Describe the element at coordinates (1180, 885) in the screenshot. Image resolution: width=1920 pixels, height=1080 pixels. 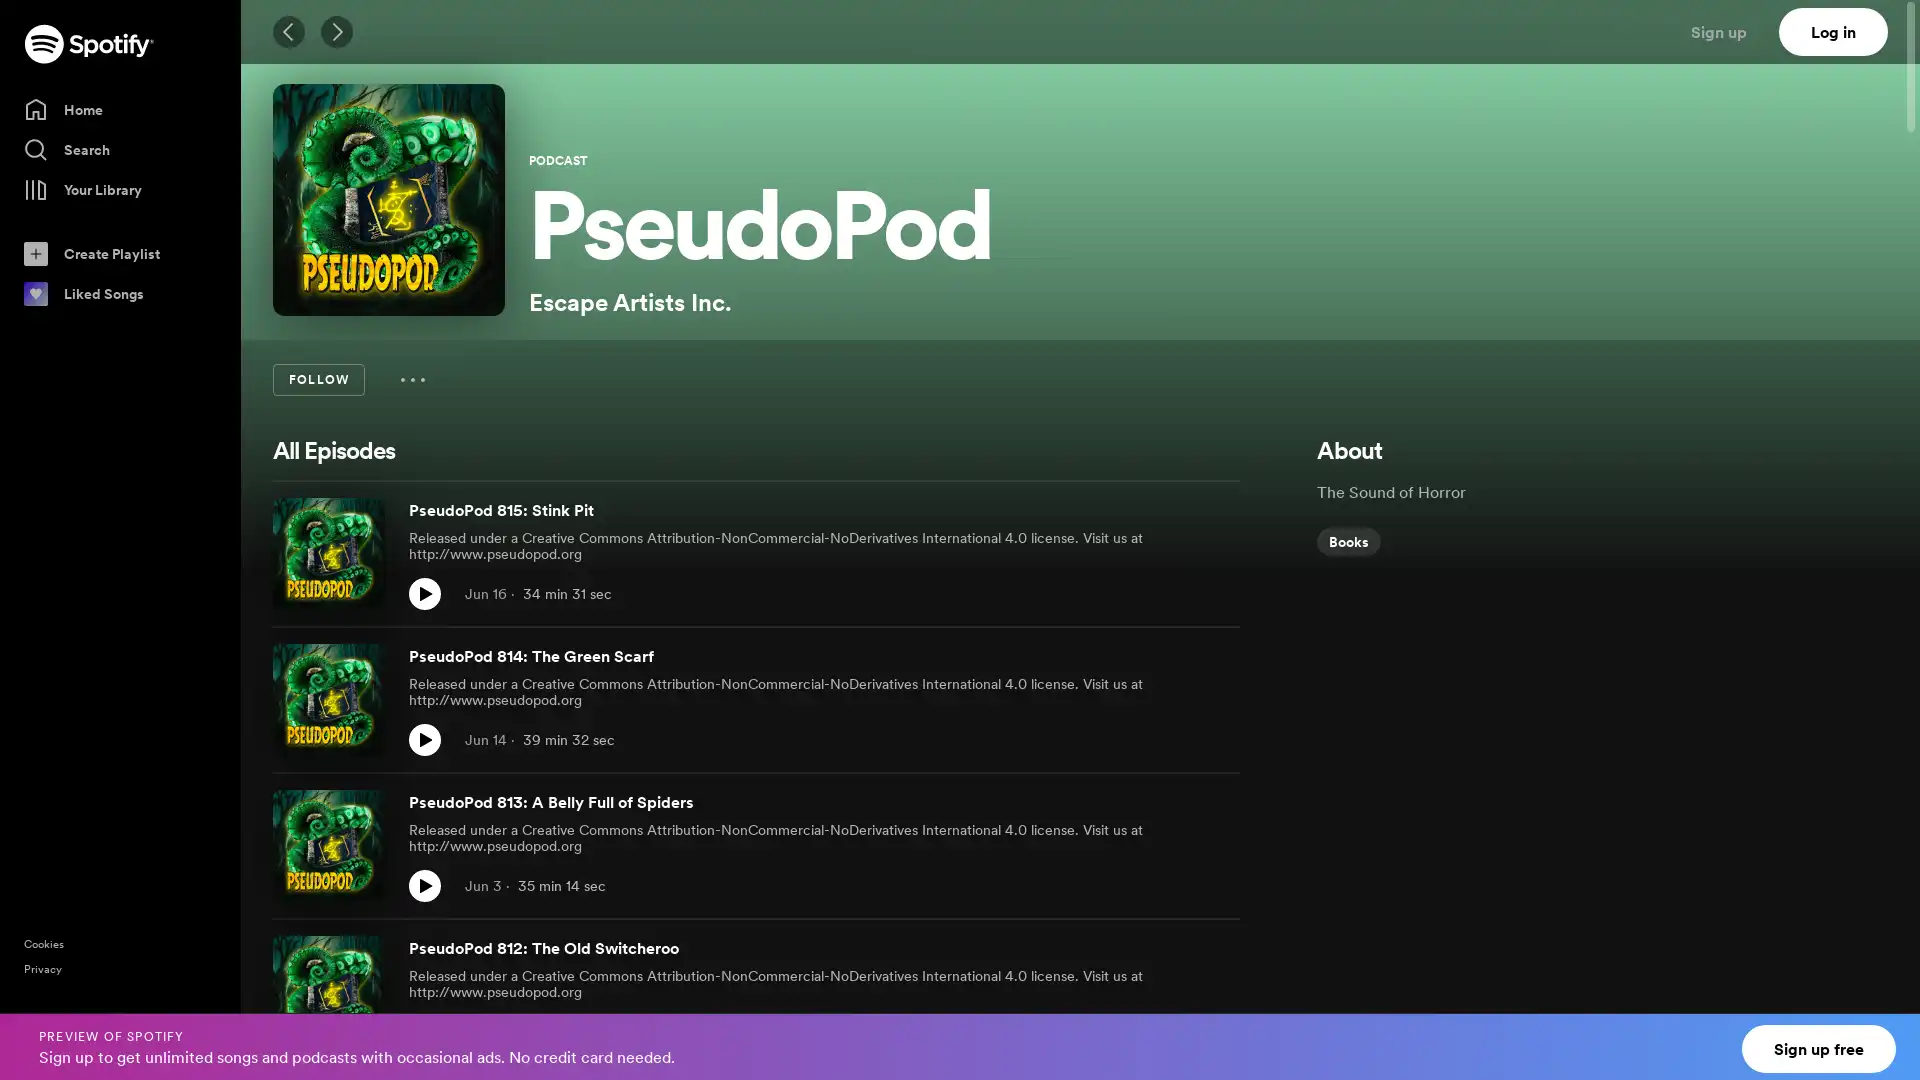
I see `Share` at that location.